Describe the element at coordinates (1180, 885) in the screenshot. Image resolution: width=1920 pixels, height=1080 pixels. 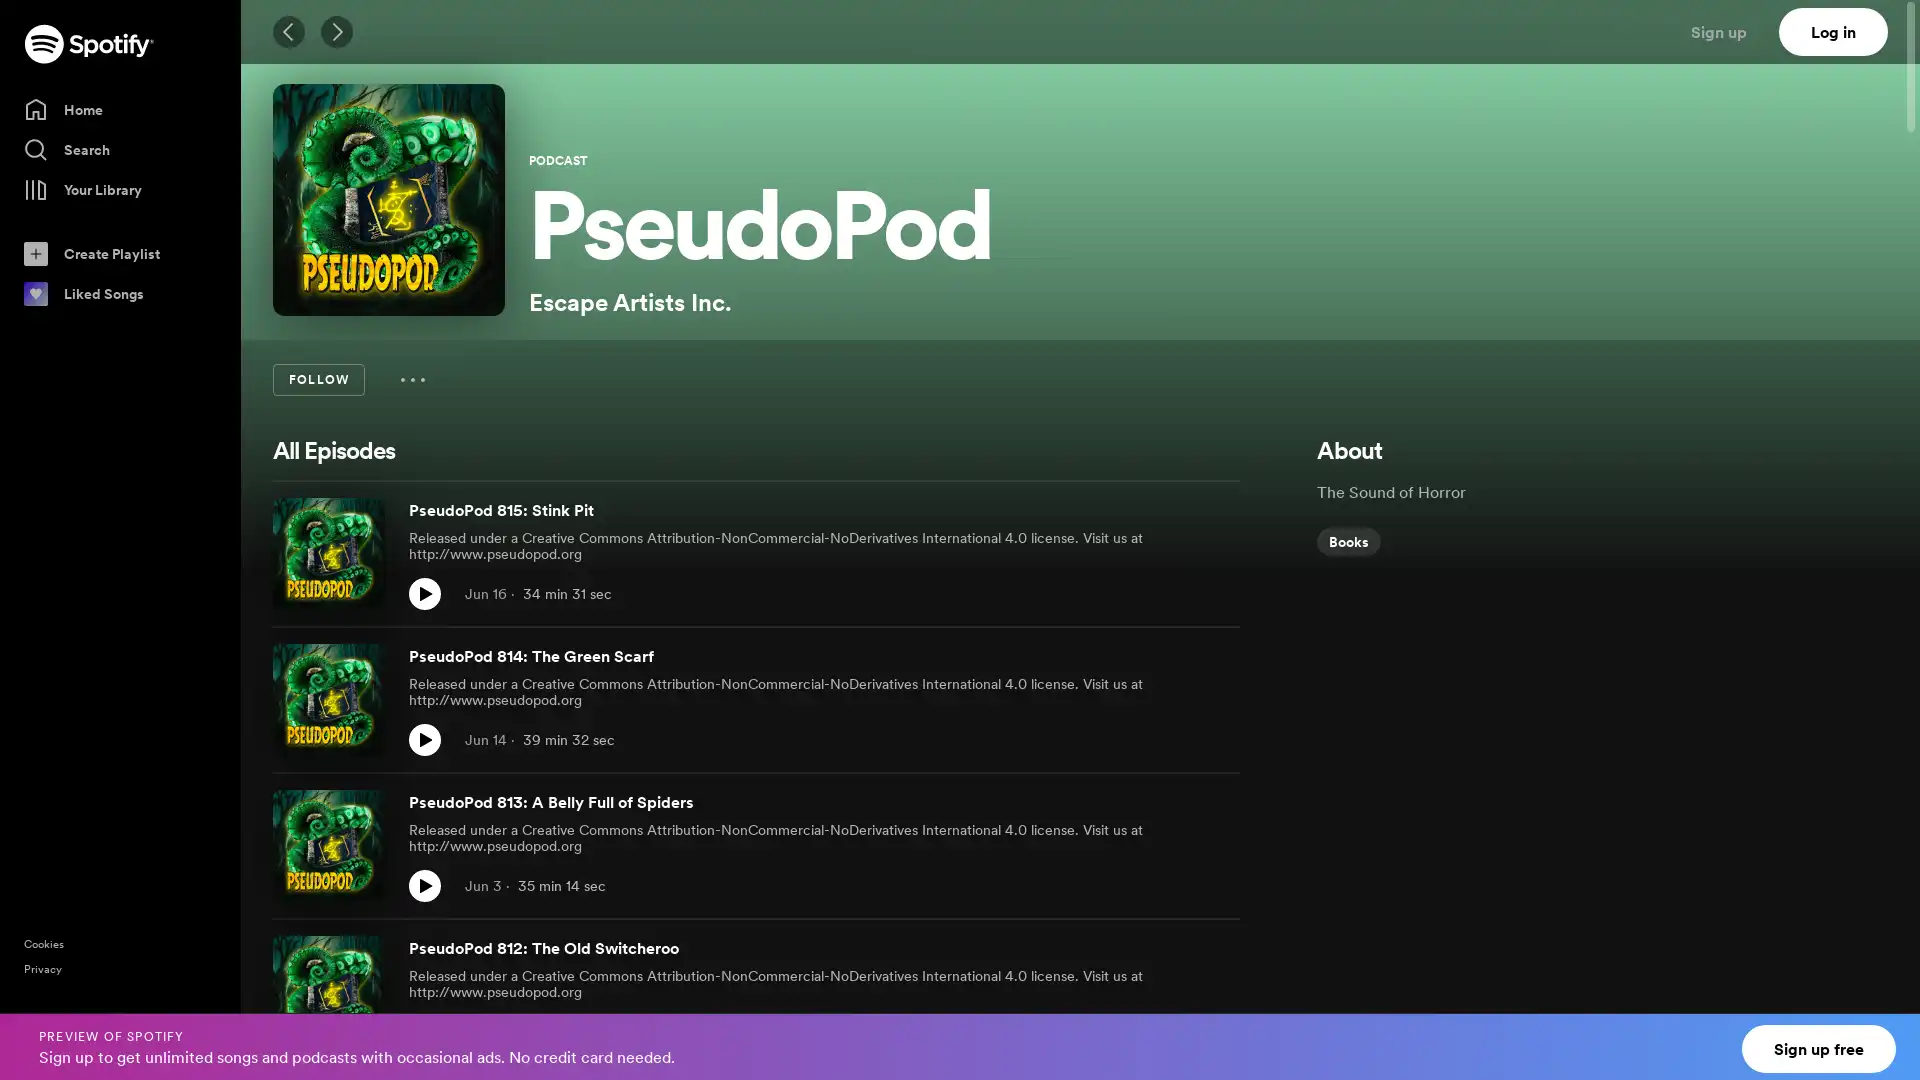
I see `Share` at that location.